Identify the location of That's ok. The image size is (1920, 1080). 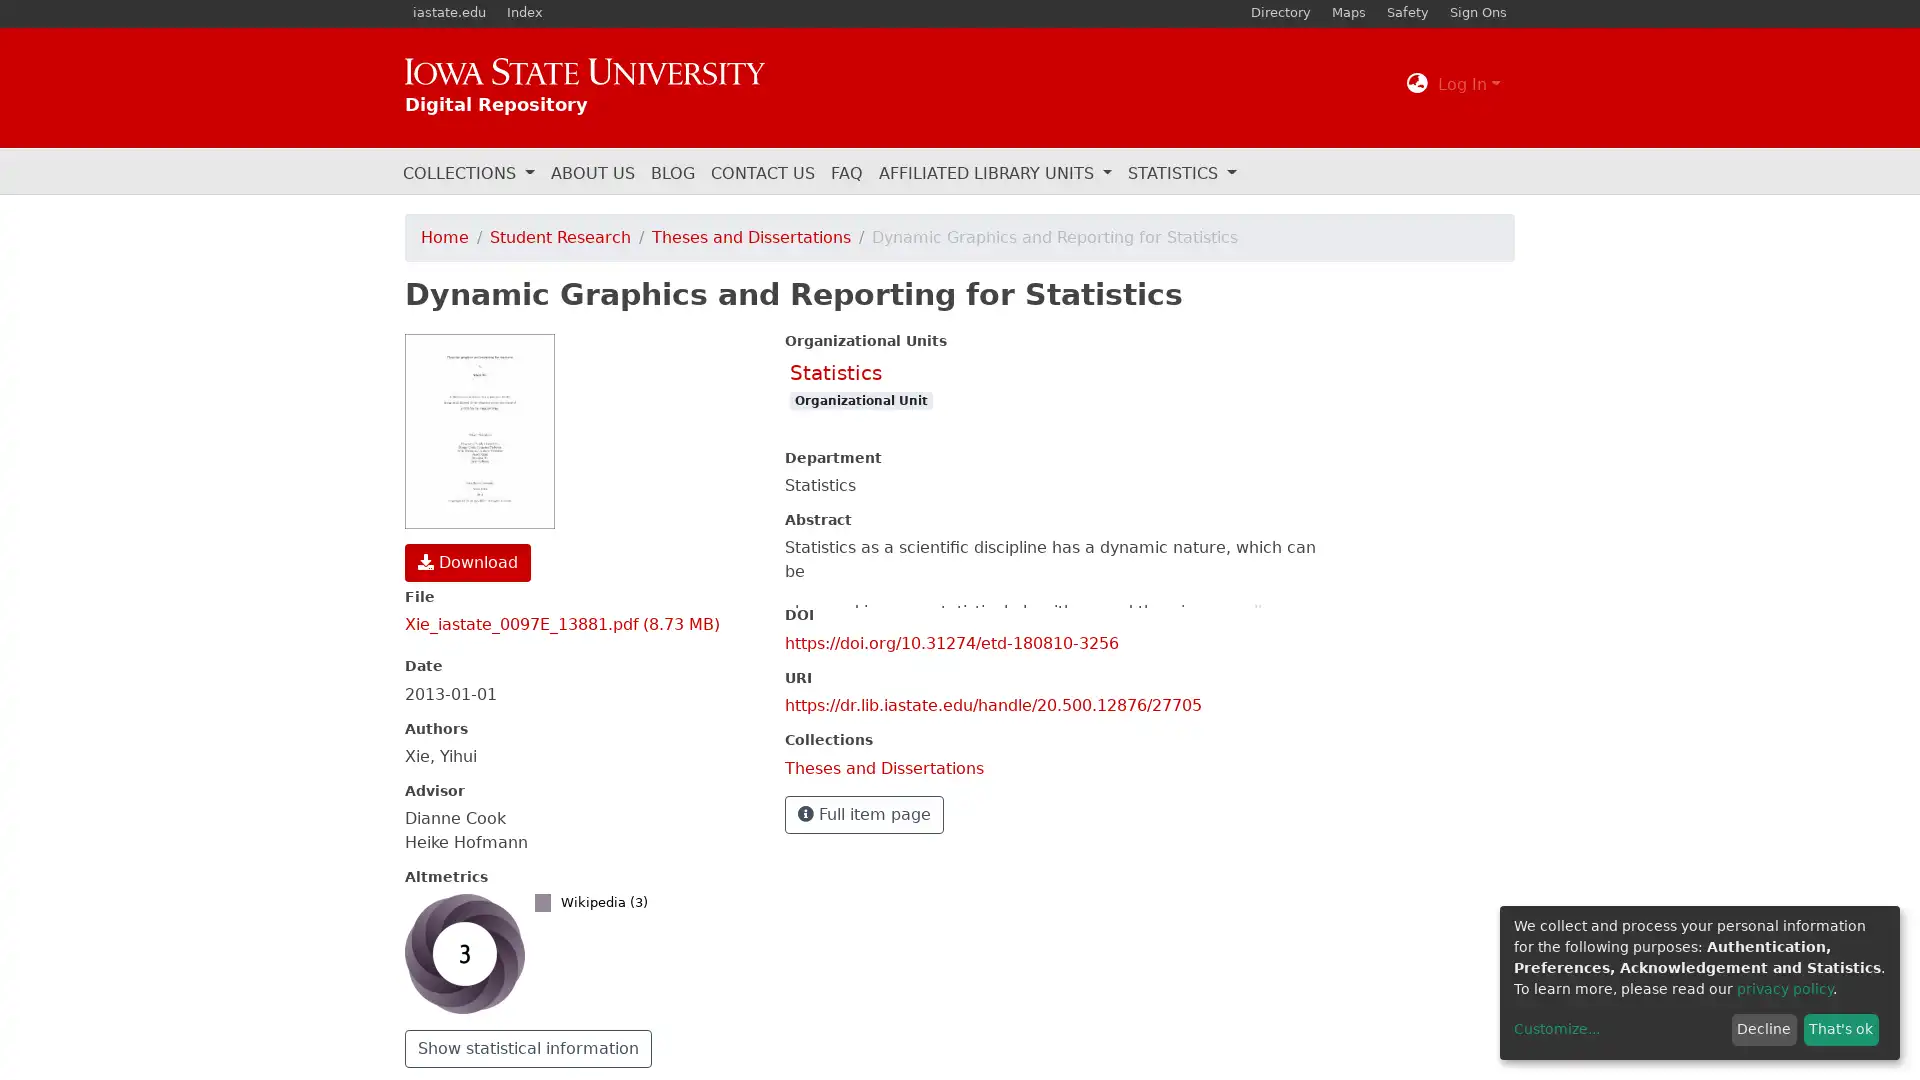
(1840, 1029).